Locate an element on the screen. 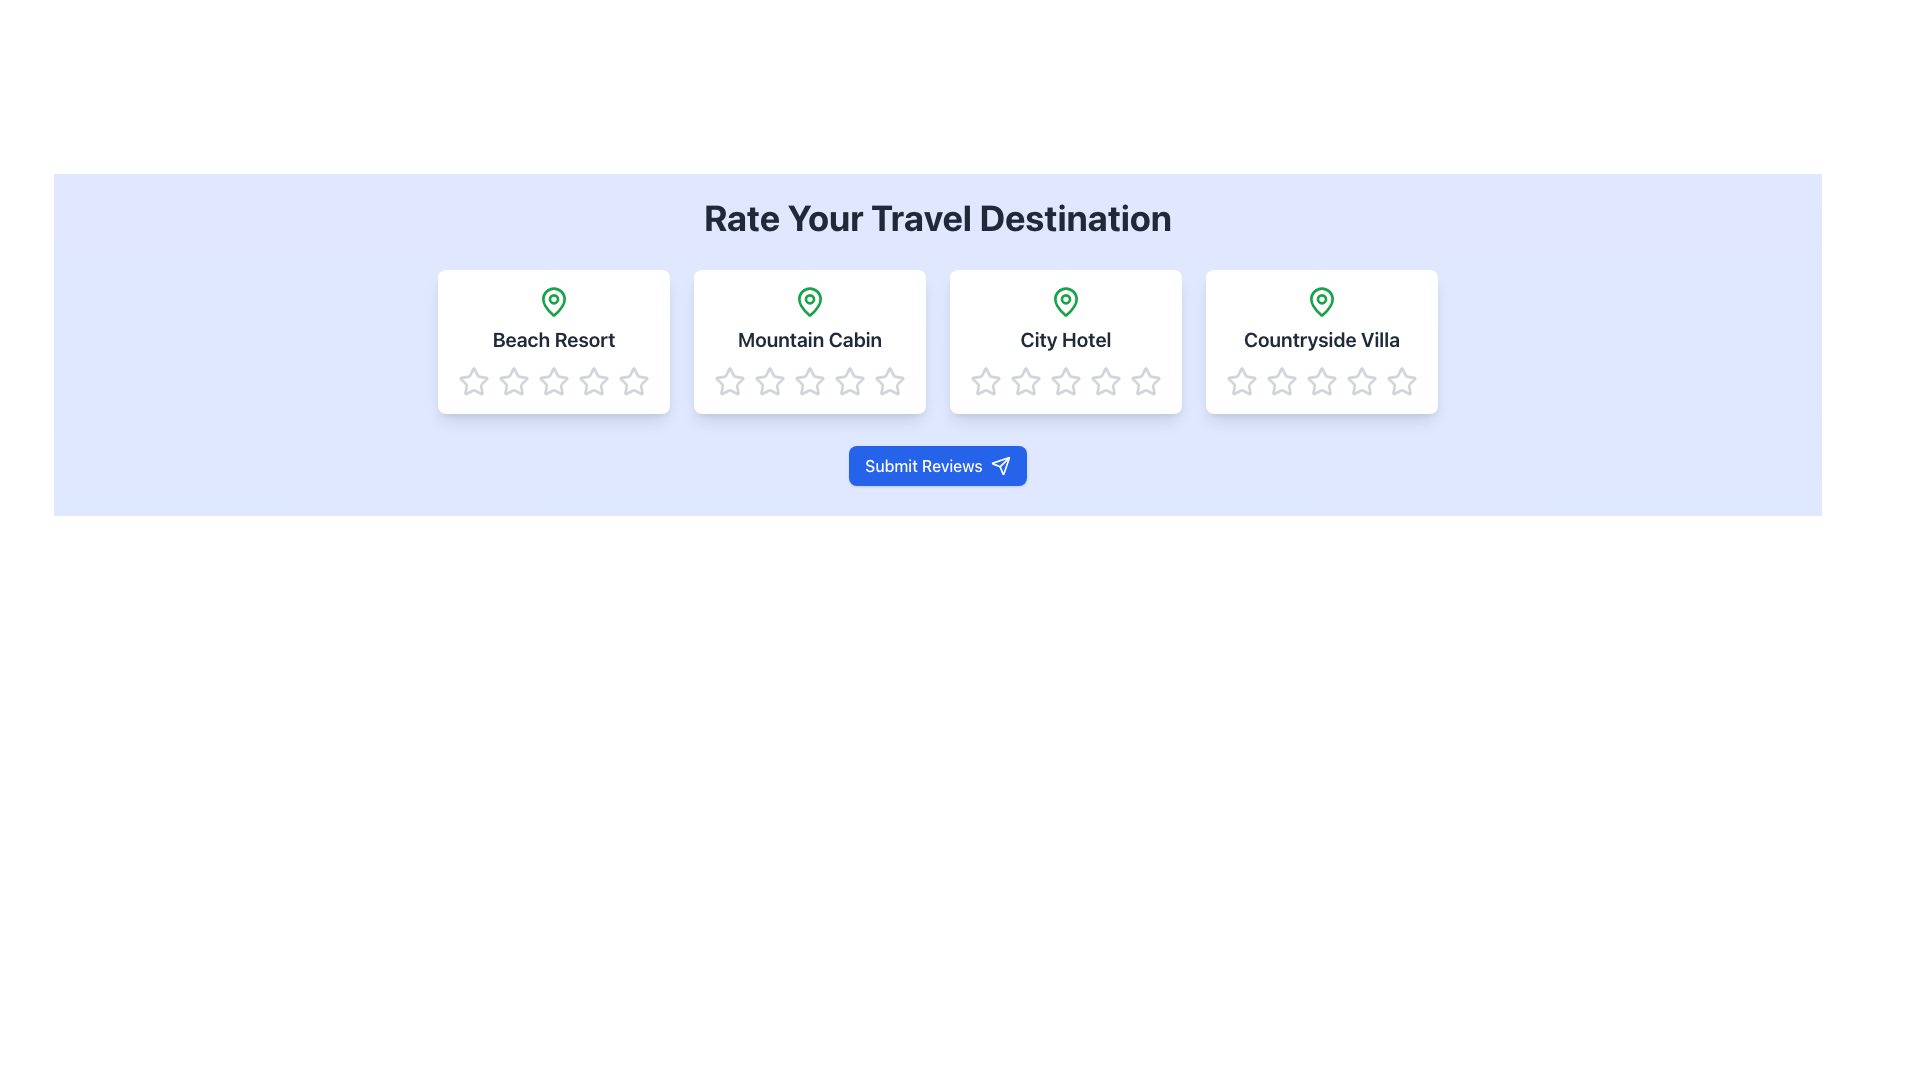 Image resolution: width=1920 pixels, height=1080 pixels. the fourth interactive rating star icon located under the 'Beach Resort' section to rate is located at coordinates (553, 381).